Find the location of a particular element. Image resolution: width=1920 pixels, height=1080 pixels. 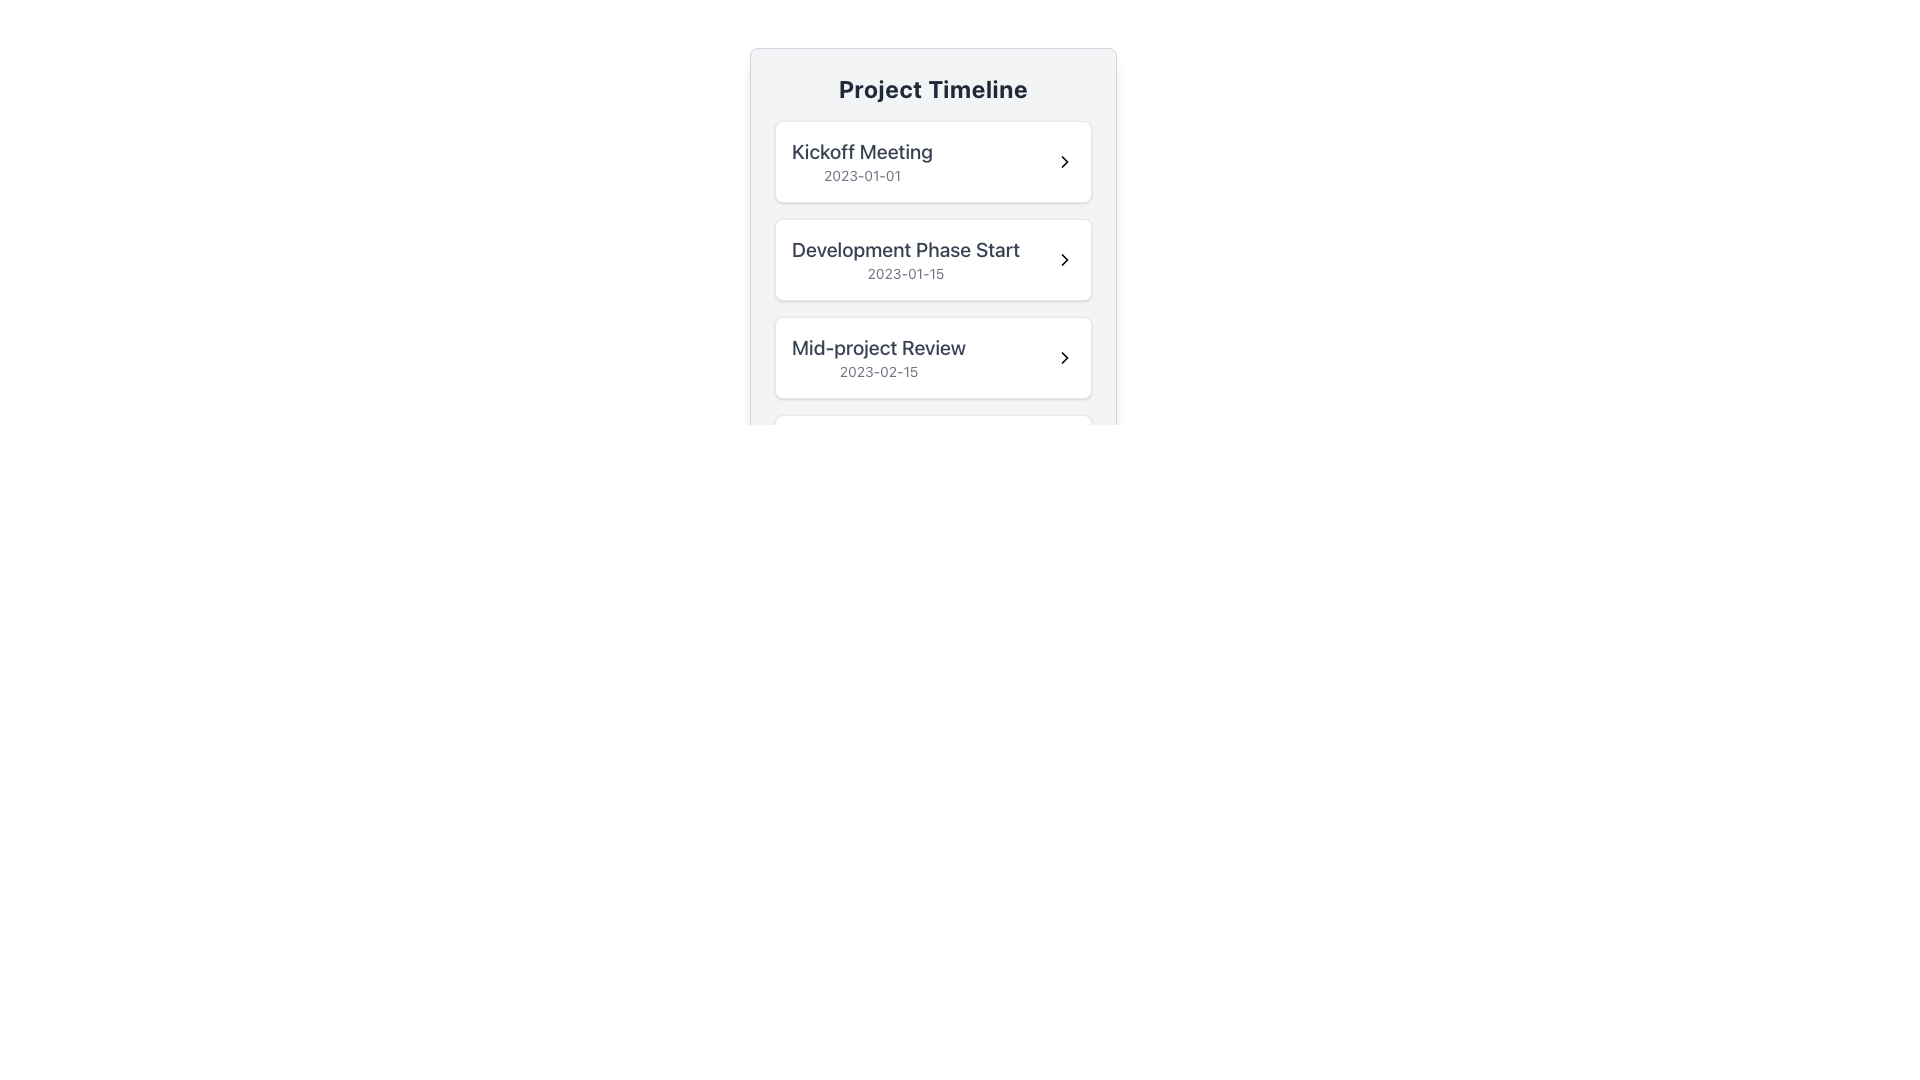

the timeline item labeled 'Development Phase Start' is located at coordinates (932, 258).